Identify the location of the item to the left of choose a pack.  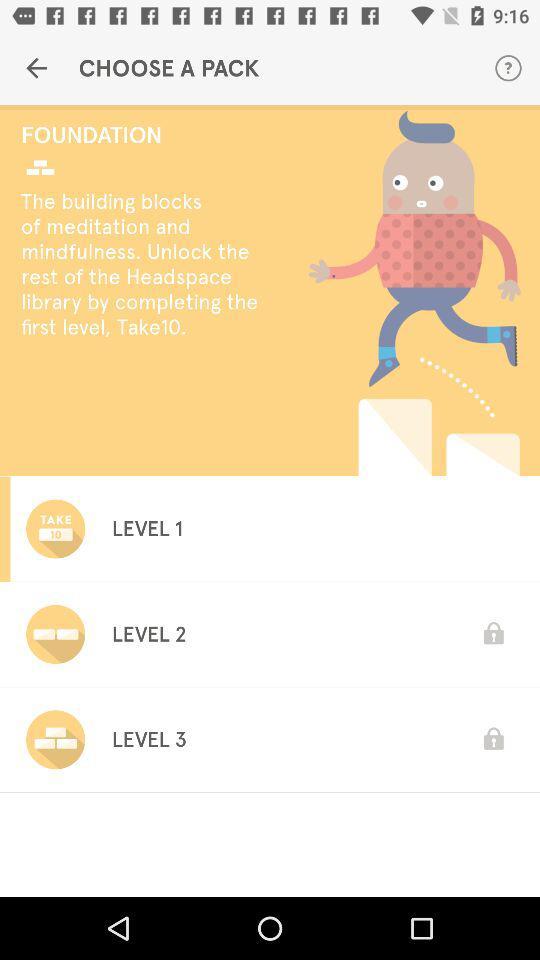
(36, 68).